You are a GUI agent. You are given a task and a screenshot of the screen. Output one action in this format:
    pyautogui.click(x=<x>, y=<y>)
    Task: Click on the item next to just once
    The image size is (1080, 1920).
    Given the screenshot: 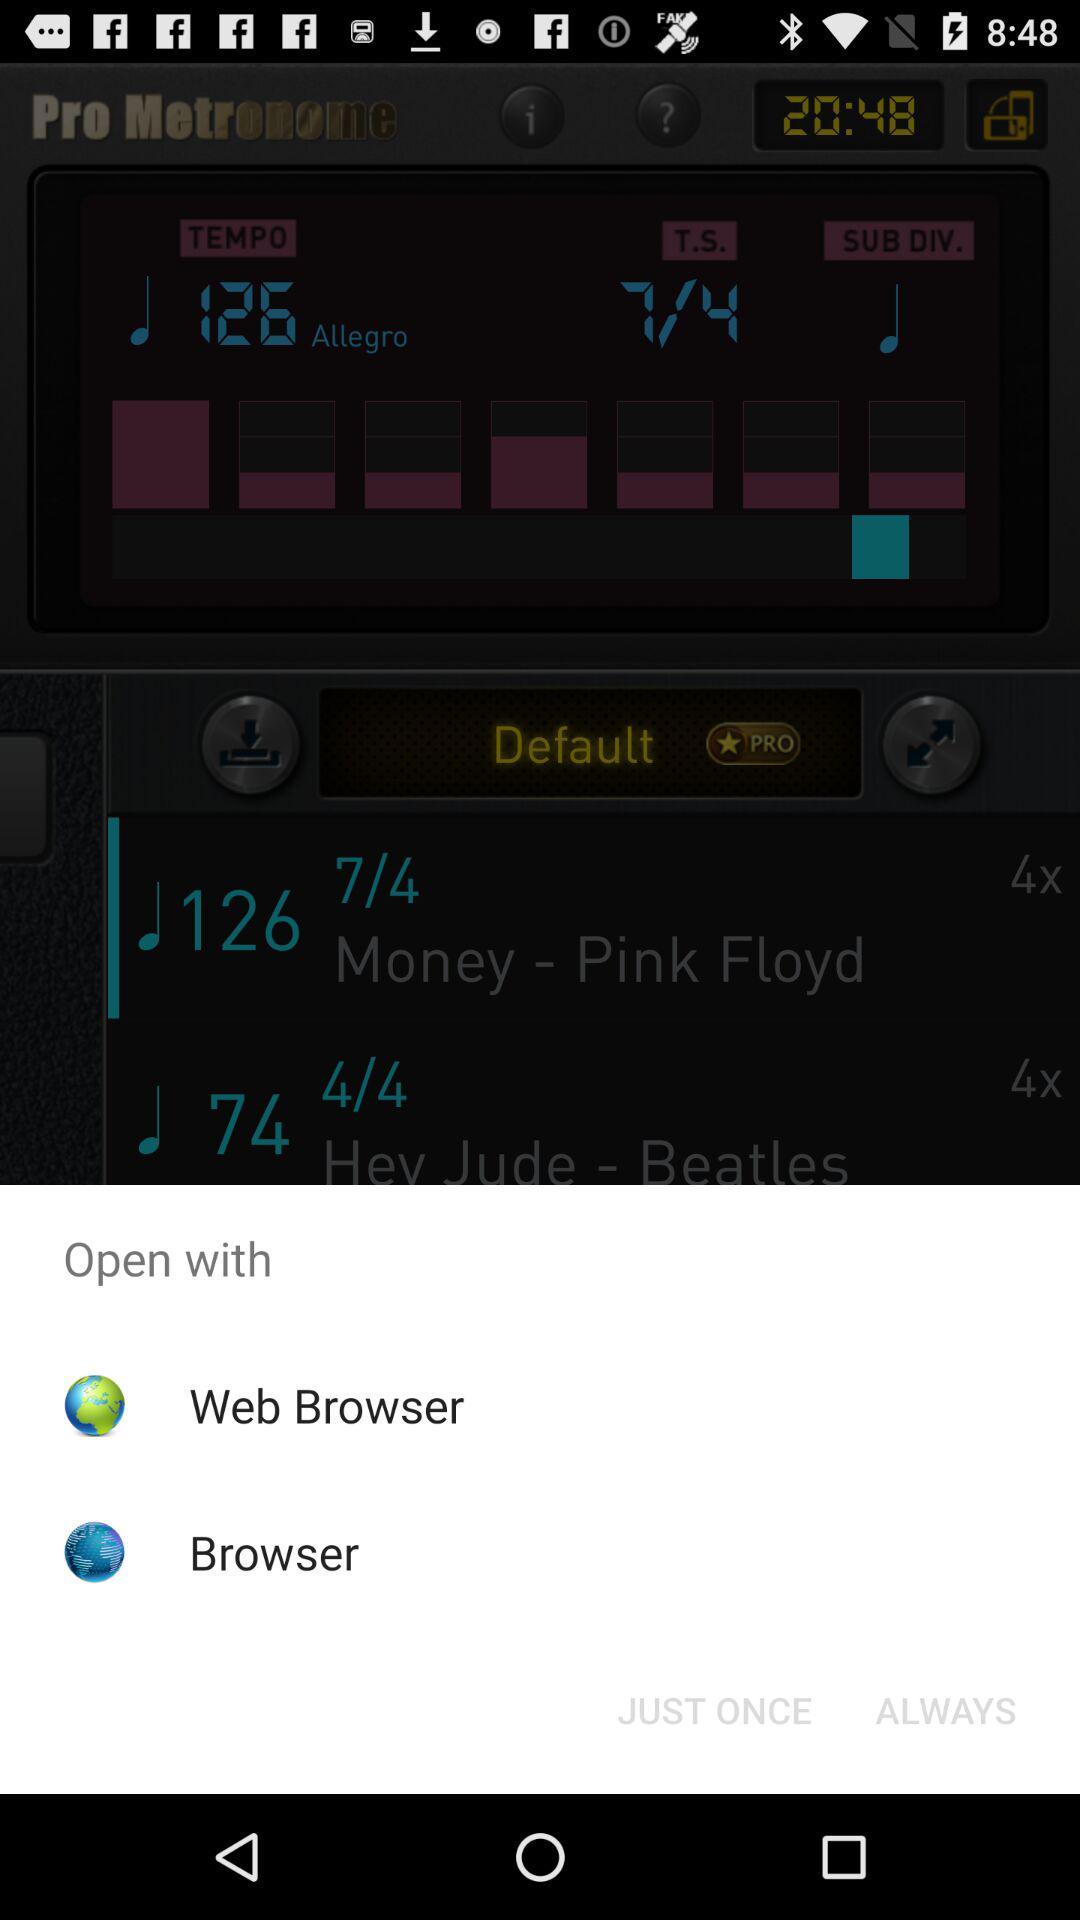 What is the action you would take?
    pyautogui.click(x=945, y=1708)
    